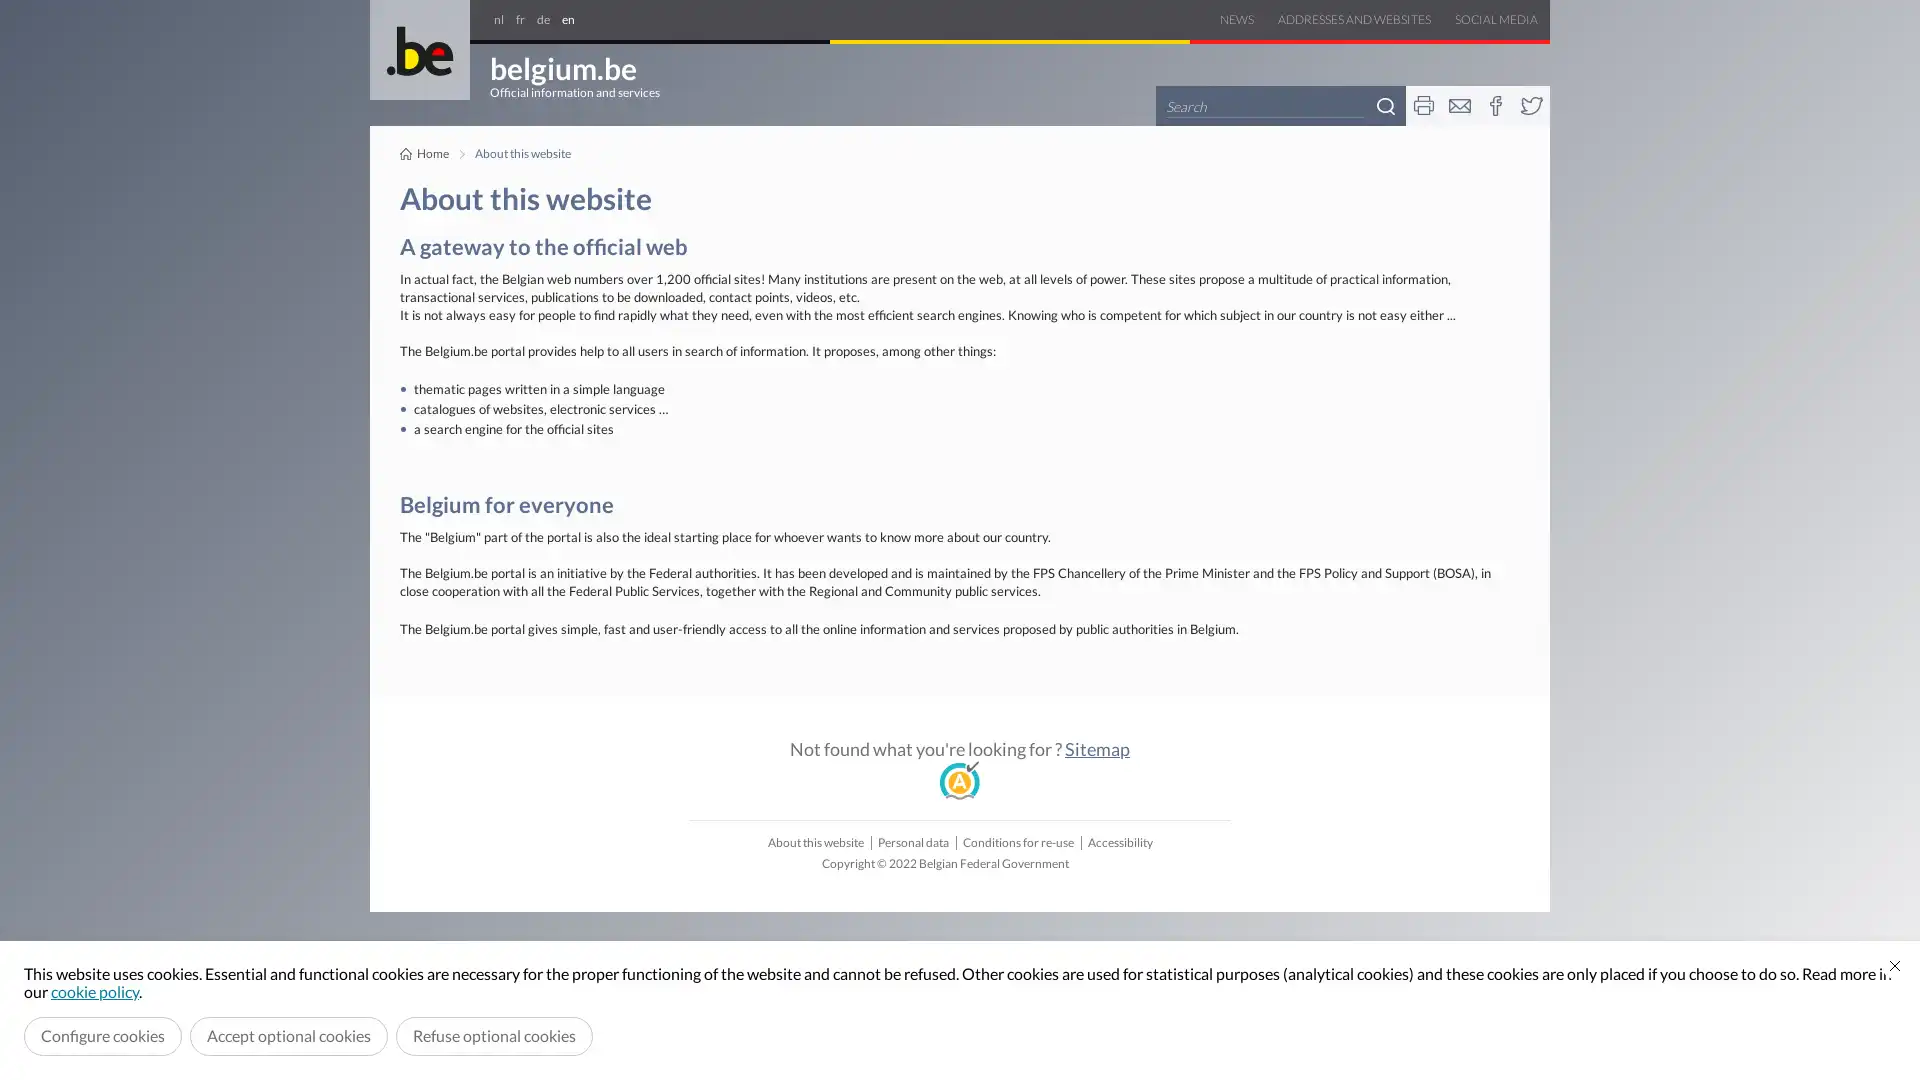  Describe the element at coordinates (494, 1035) in the screenshot. I see `Refuse optional cookies` at that location.